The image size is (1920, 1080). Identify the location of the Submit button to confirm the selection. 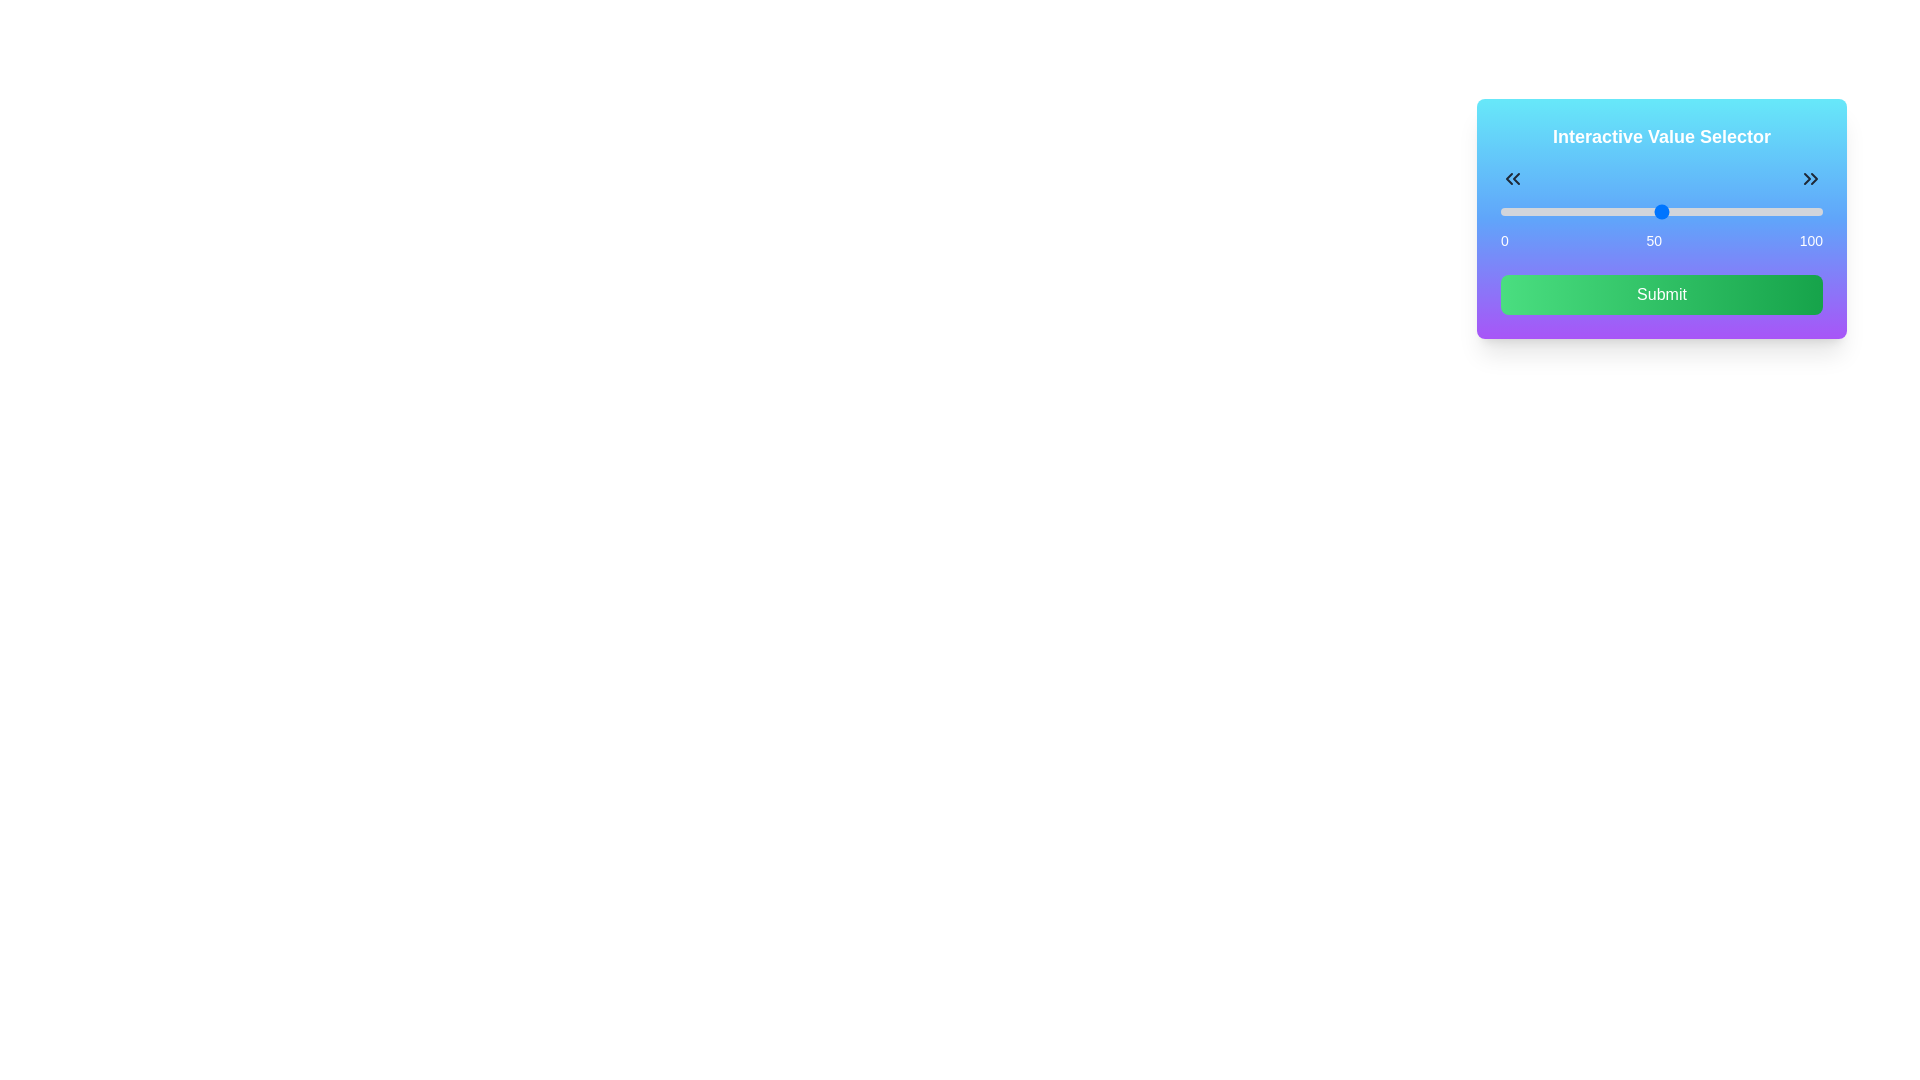
(1661, 294).